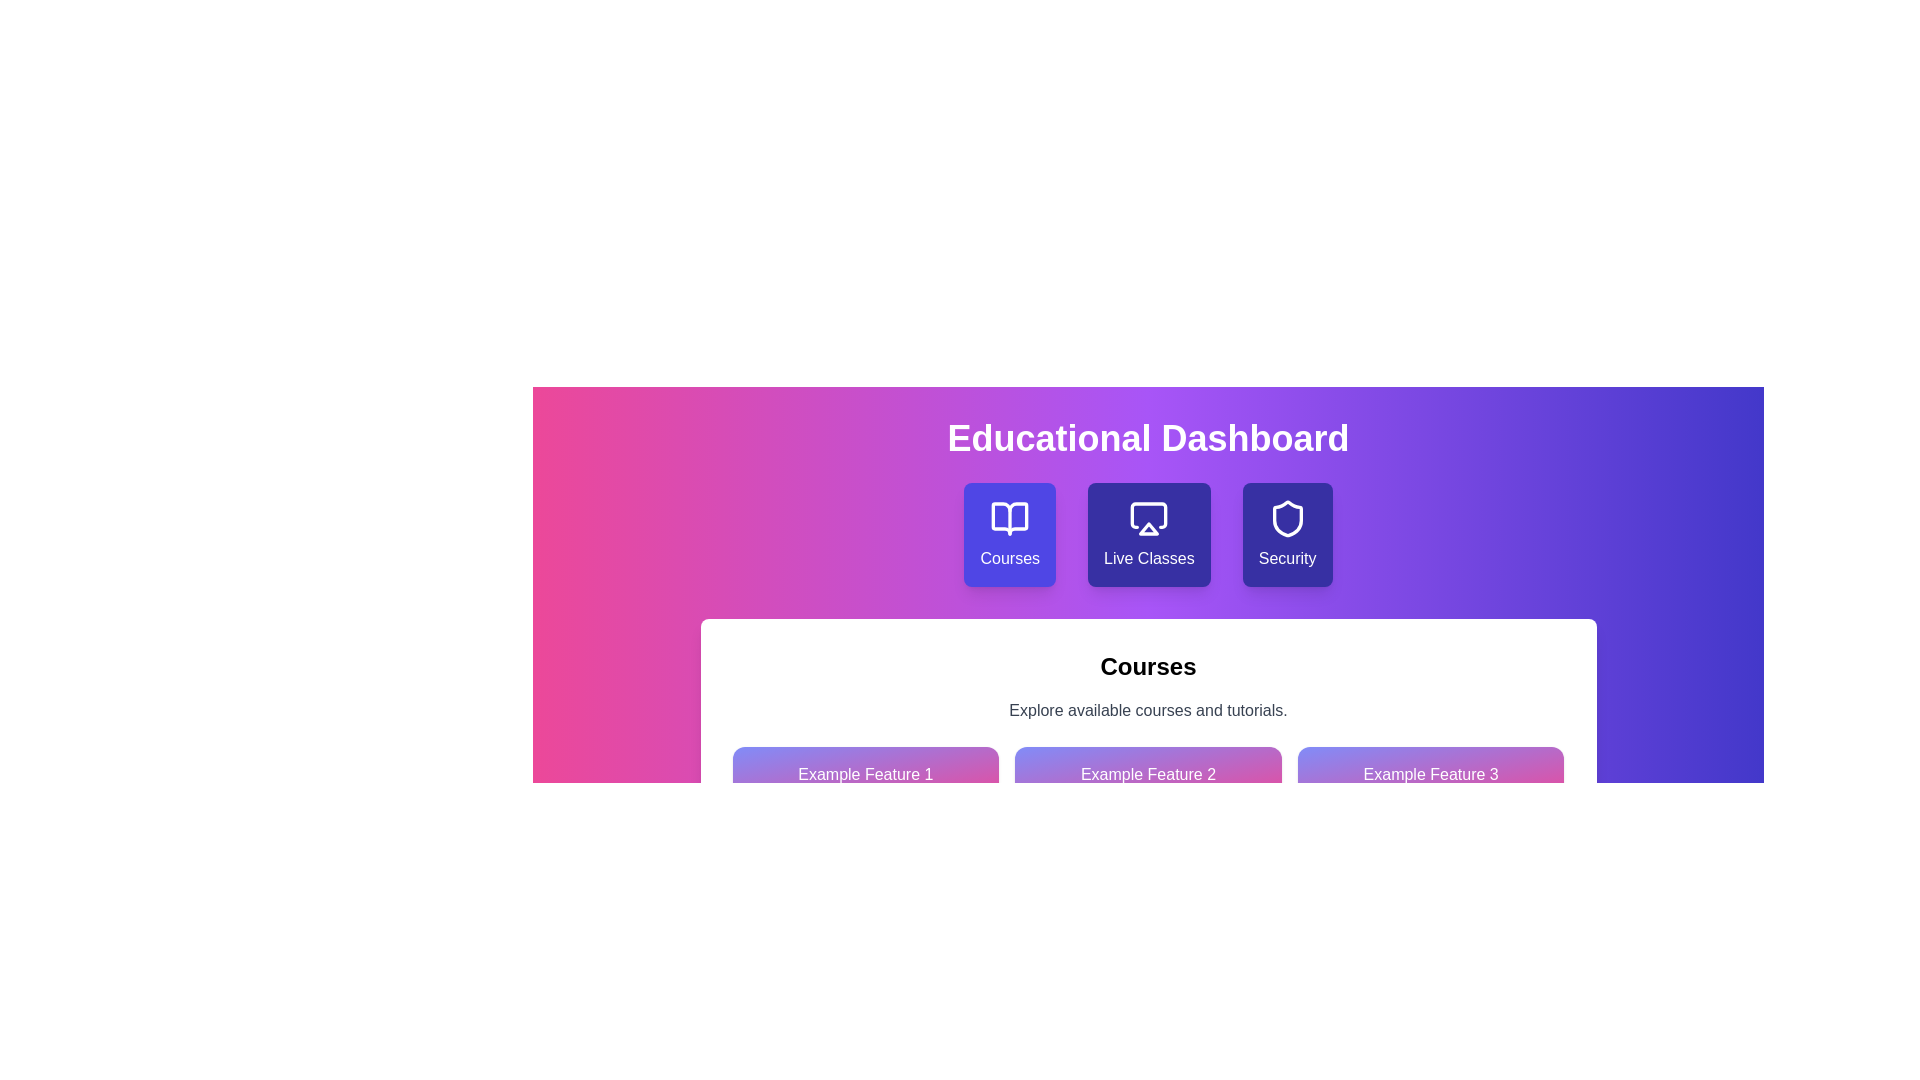 The height and width of the screenshot is (1080, 1920). What do you see at coordinates (1148, 534) in the screenshot?
I see `the Live Classes tab` at bounding box center [1148, 534].